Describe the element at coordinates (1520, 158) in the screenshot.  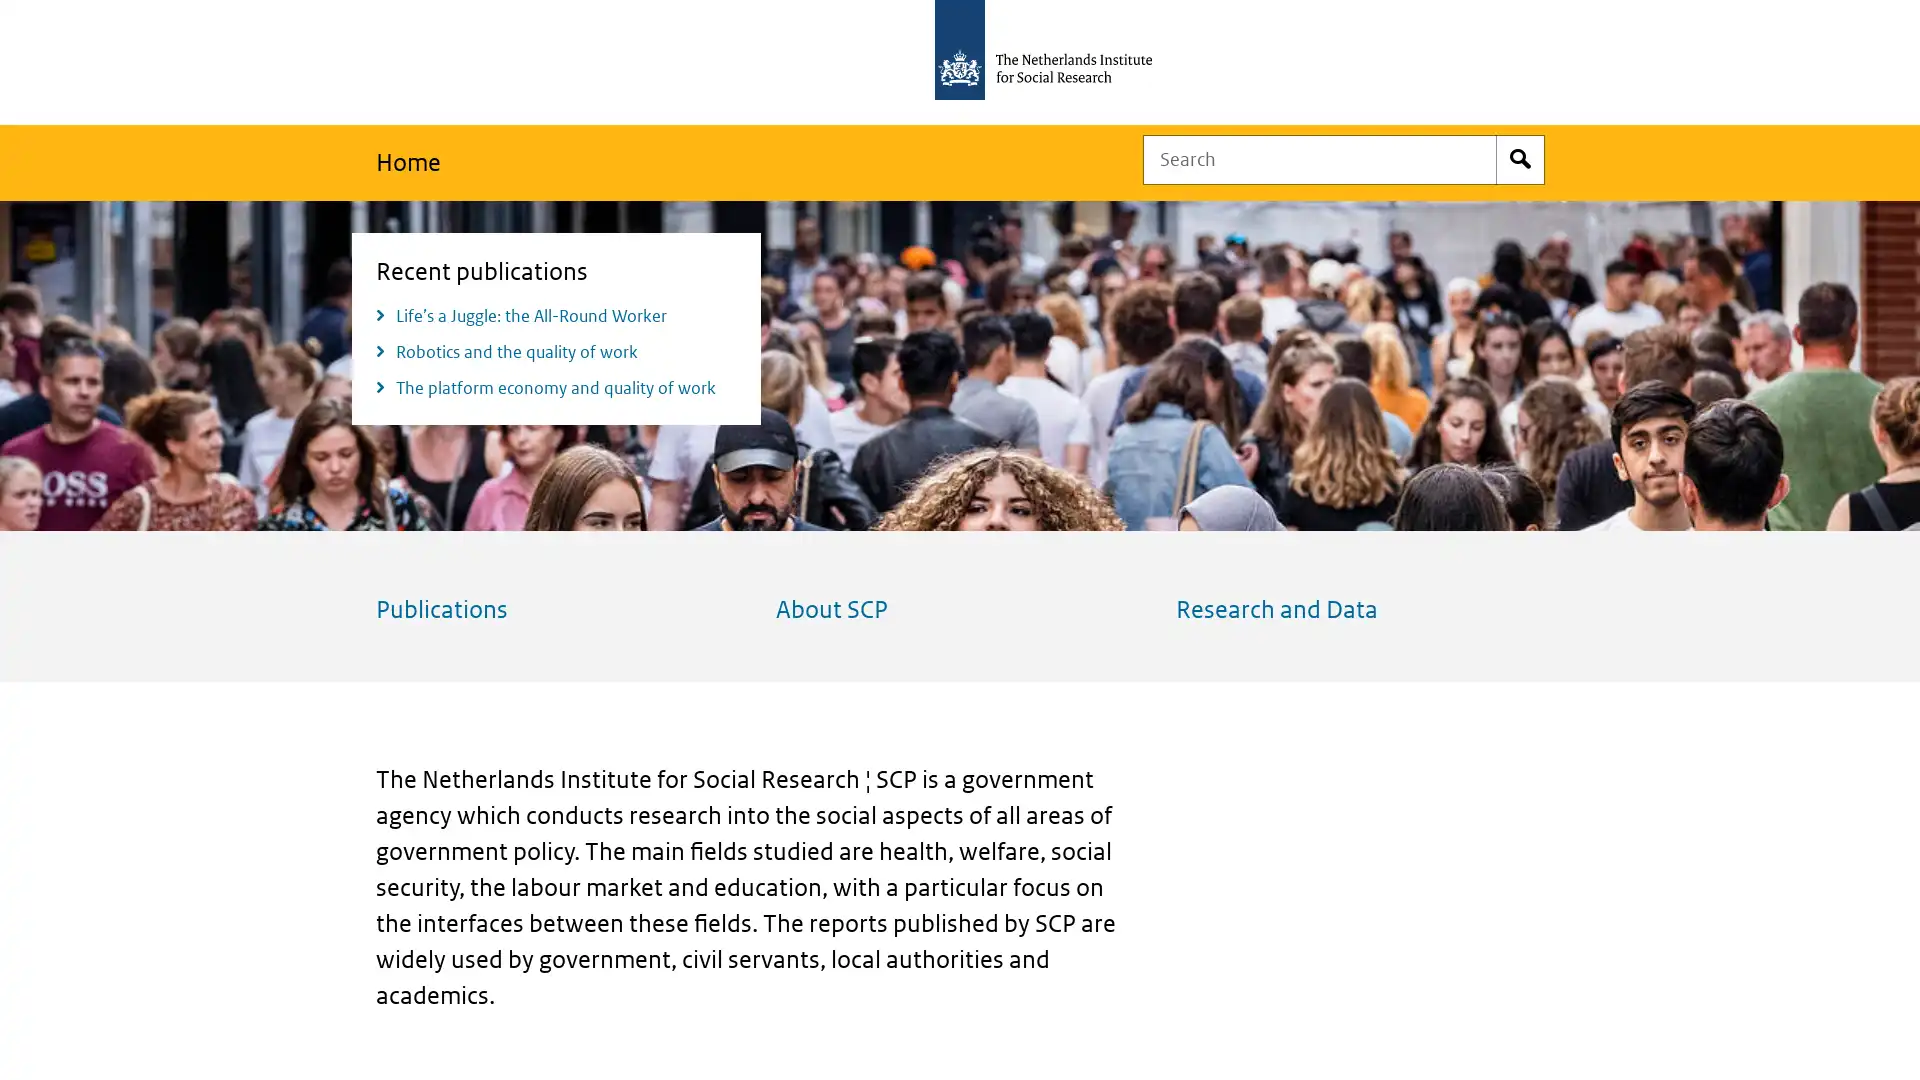
I see `Start search` at that location.